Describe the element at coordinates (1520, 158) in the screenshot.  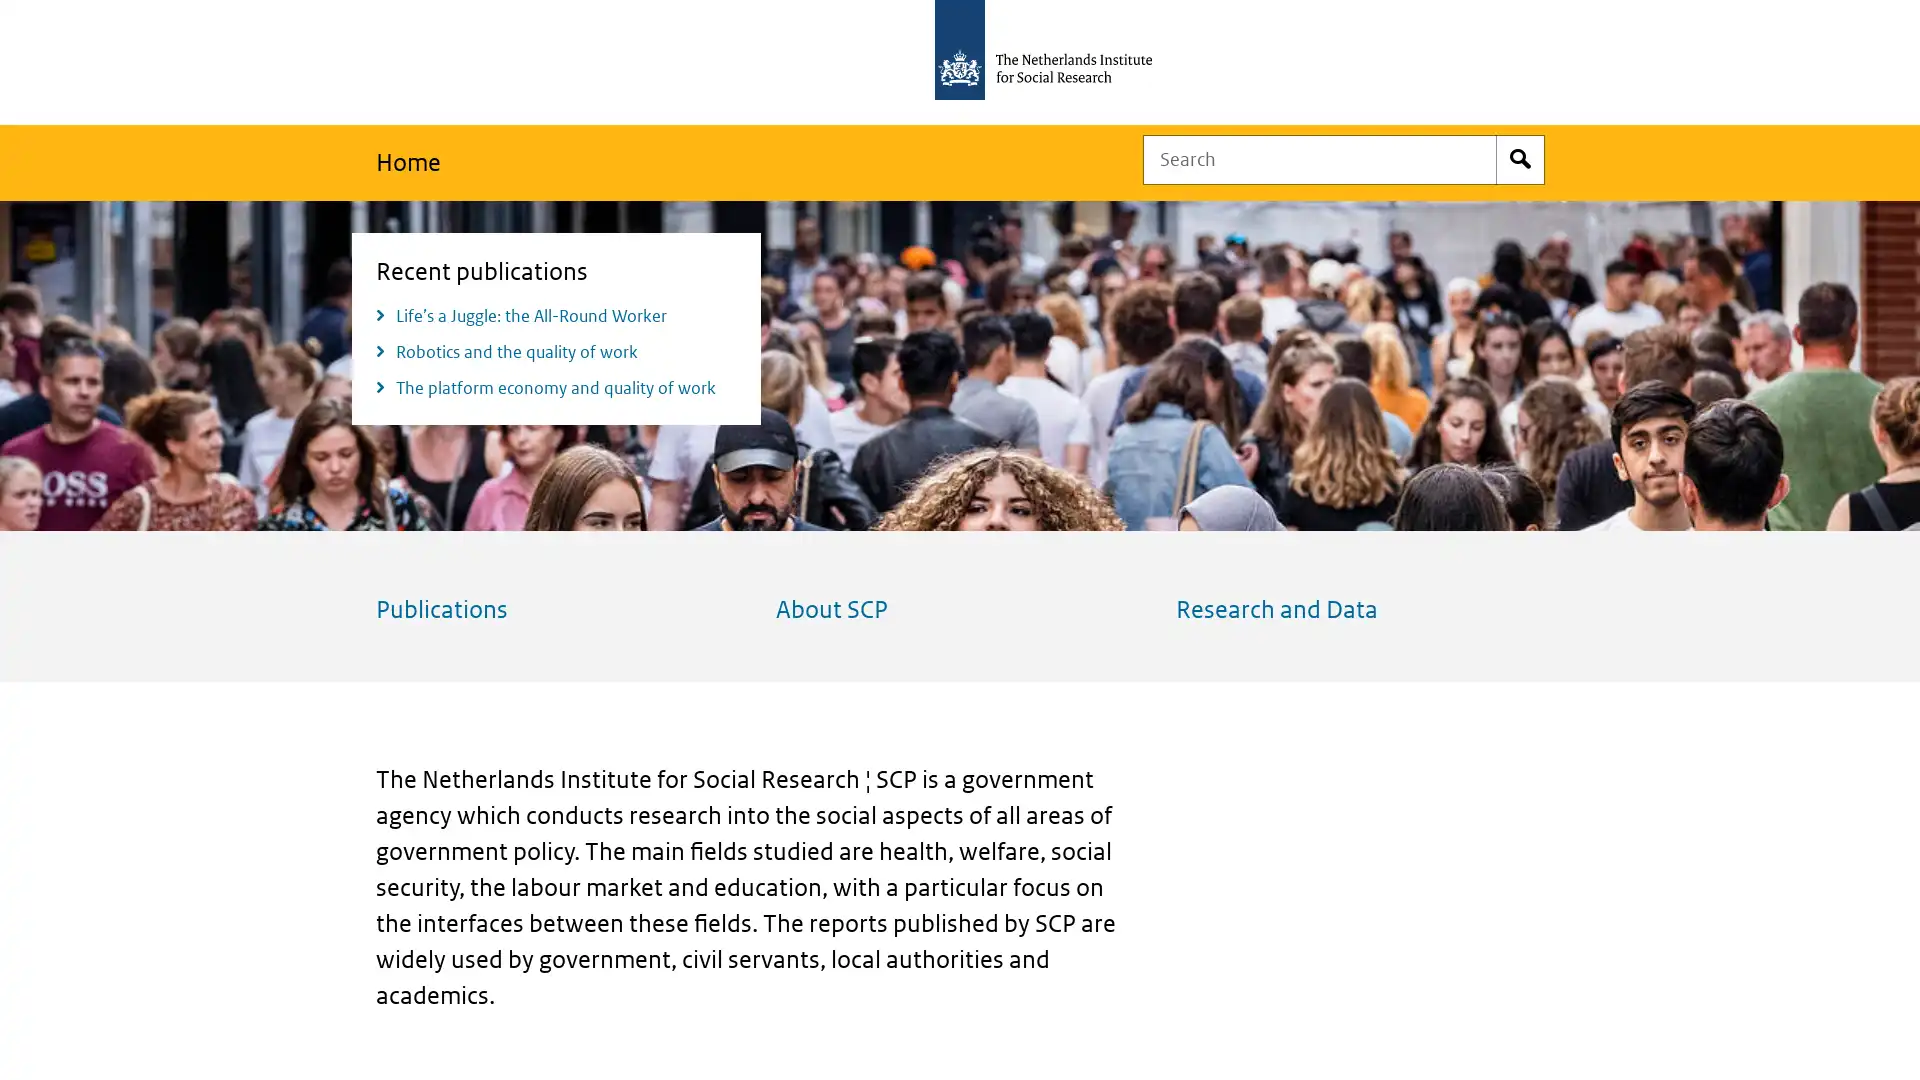
I see `Start search` at that location.